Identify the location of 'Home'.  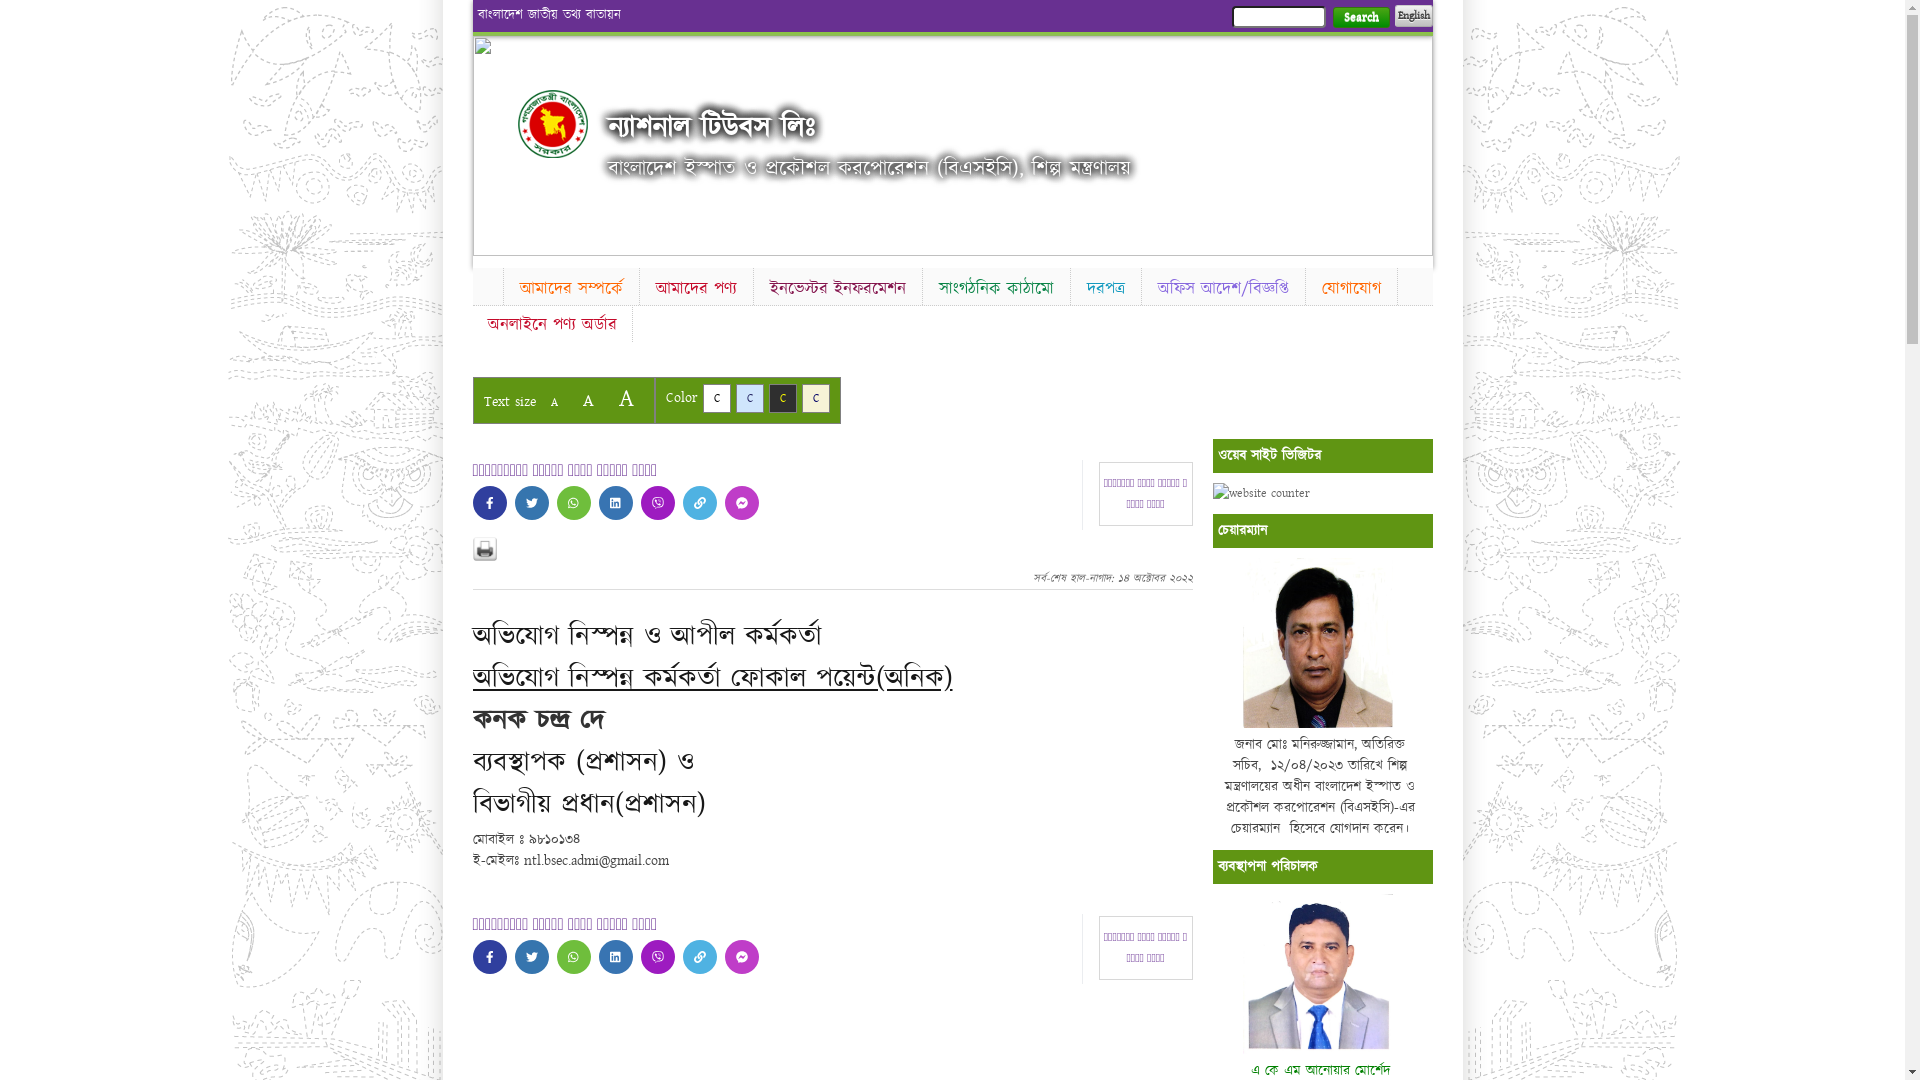
(518, 123).